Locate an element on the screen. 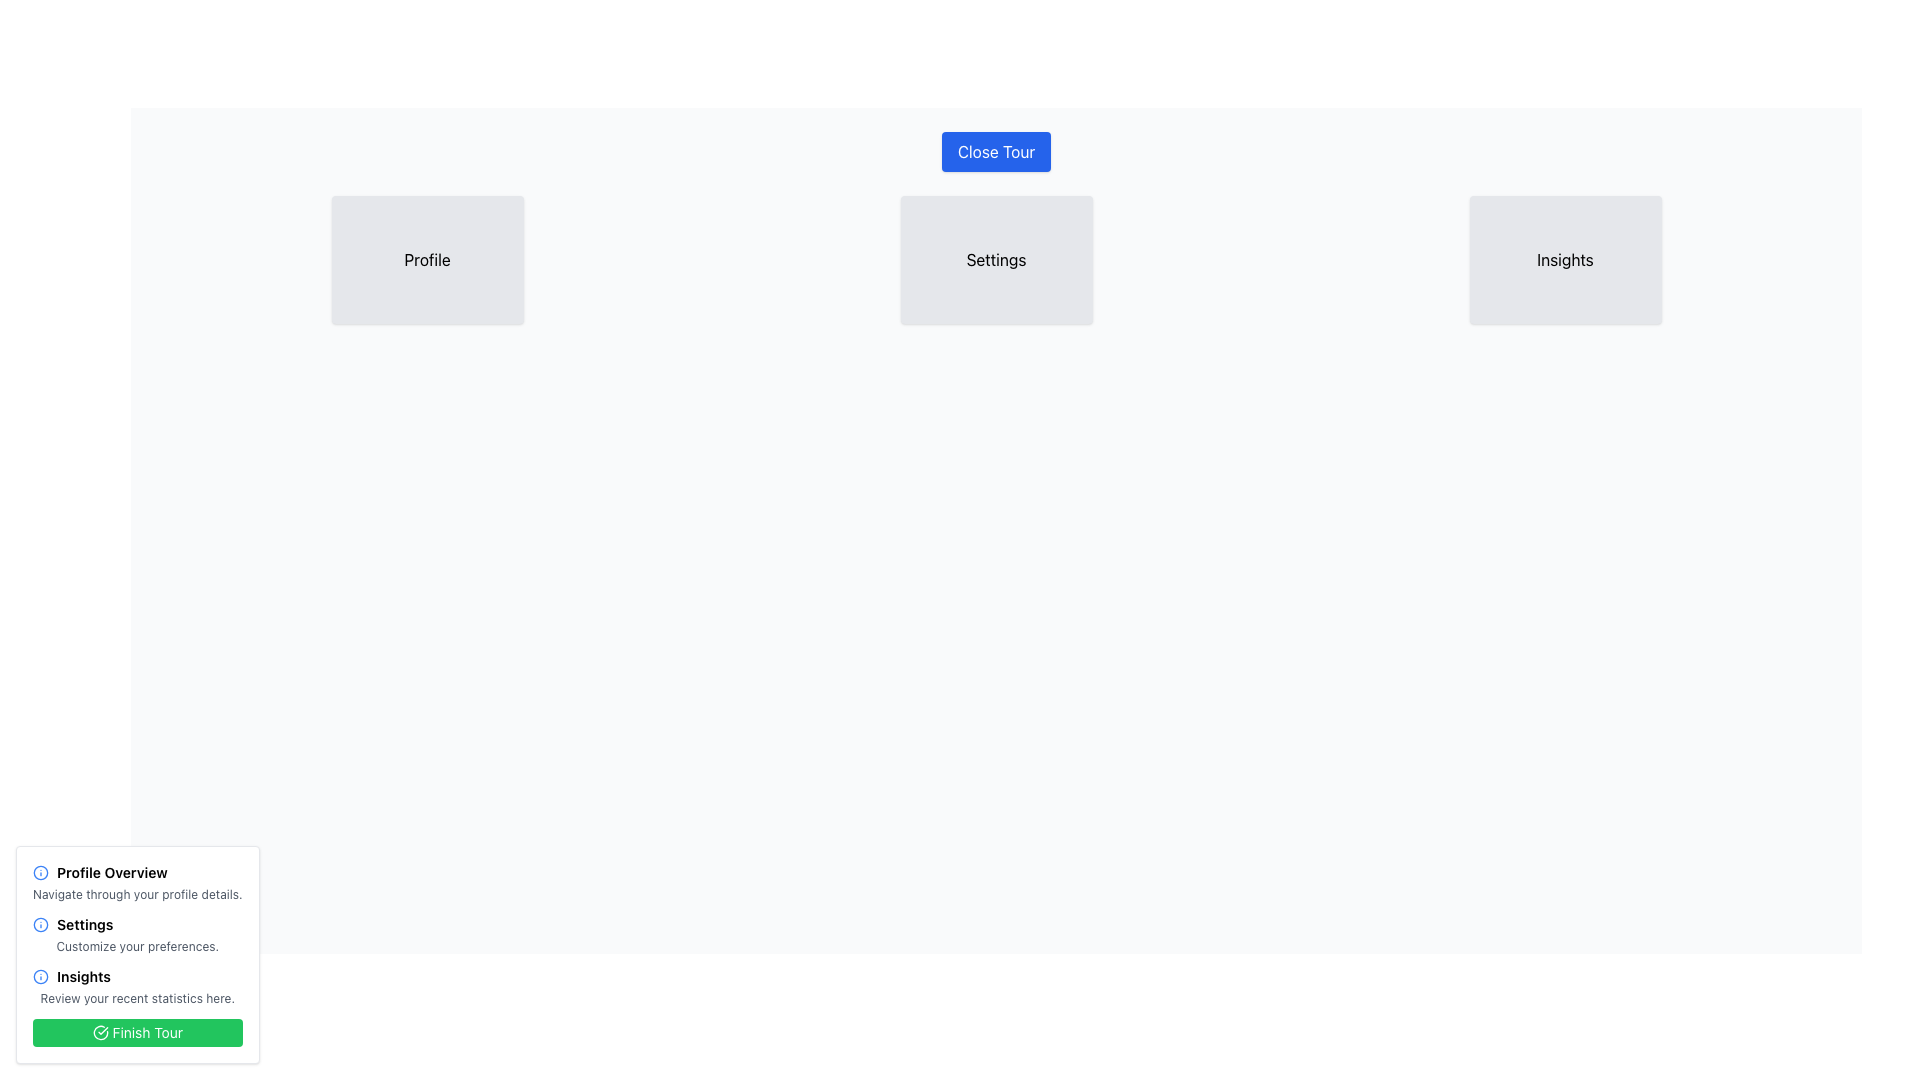 Image resolution: width=1920 pixels, height=1080 pixels. information displayed on the Informational Card located at the bottom-left corner of the application interface, which includes sections for 'Profile Overview,' 'Settings,' and 'Insights' along with a 'Finish Tour' button is located at coordinates (136, 954).